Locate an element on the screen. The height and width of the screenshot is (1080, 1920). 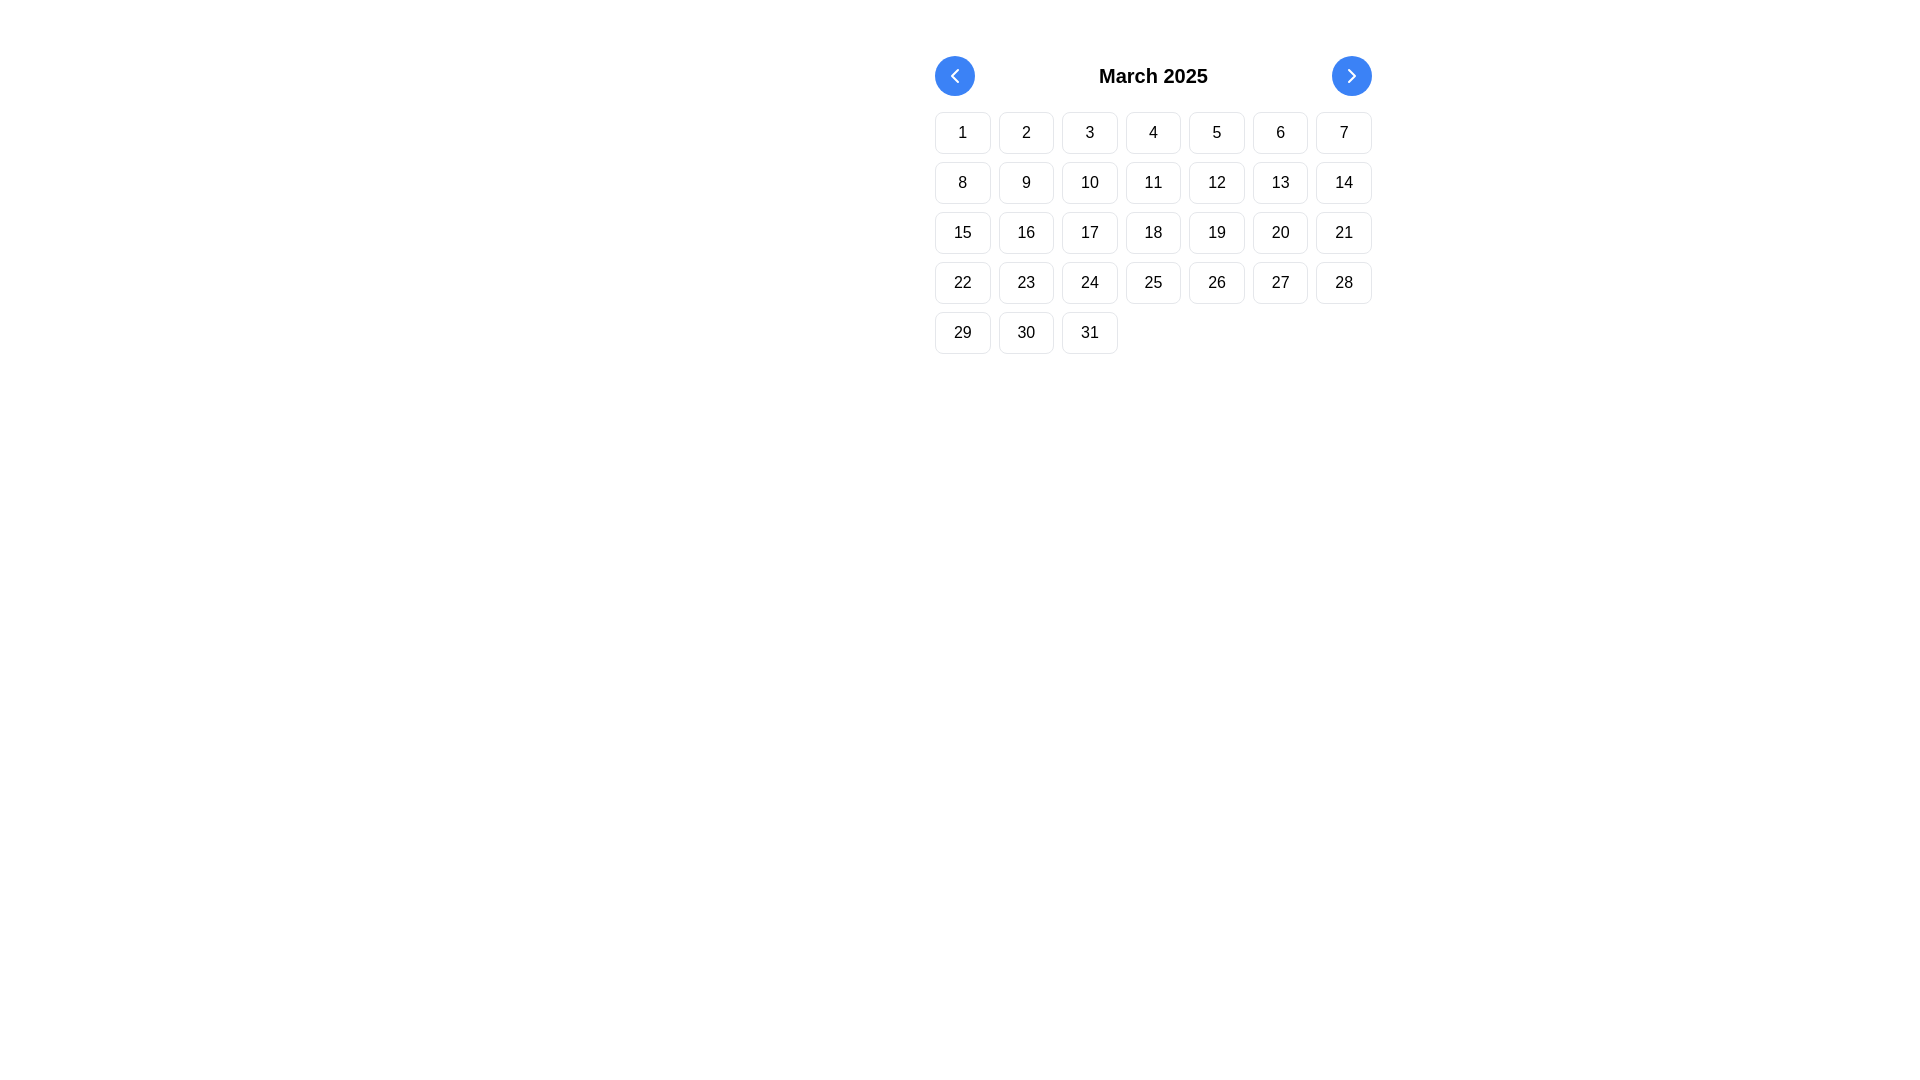
the static text display indicating the 11th day of the calendar, located on the second row and fourth column of the grid layout is located at coordinates (1153, 182).